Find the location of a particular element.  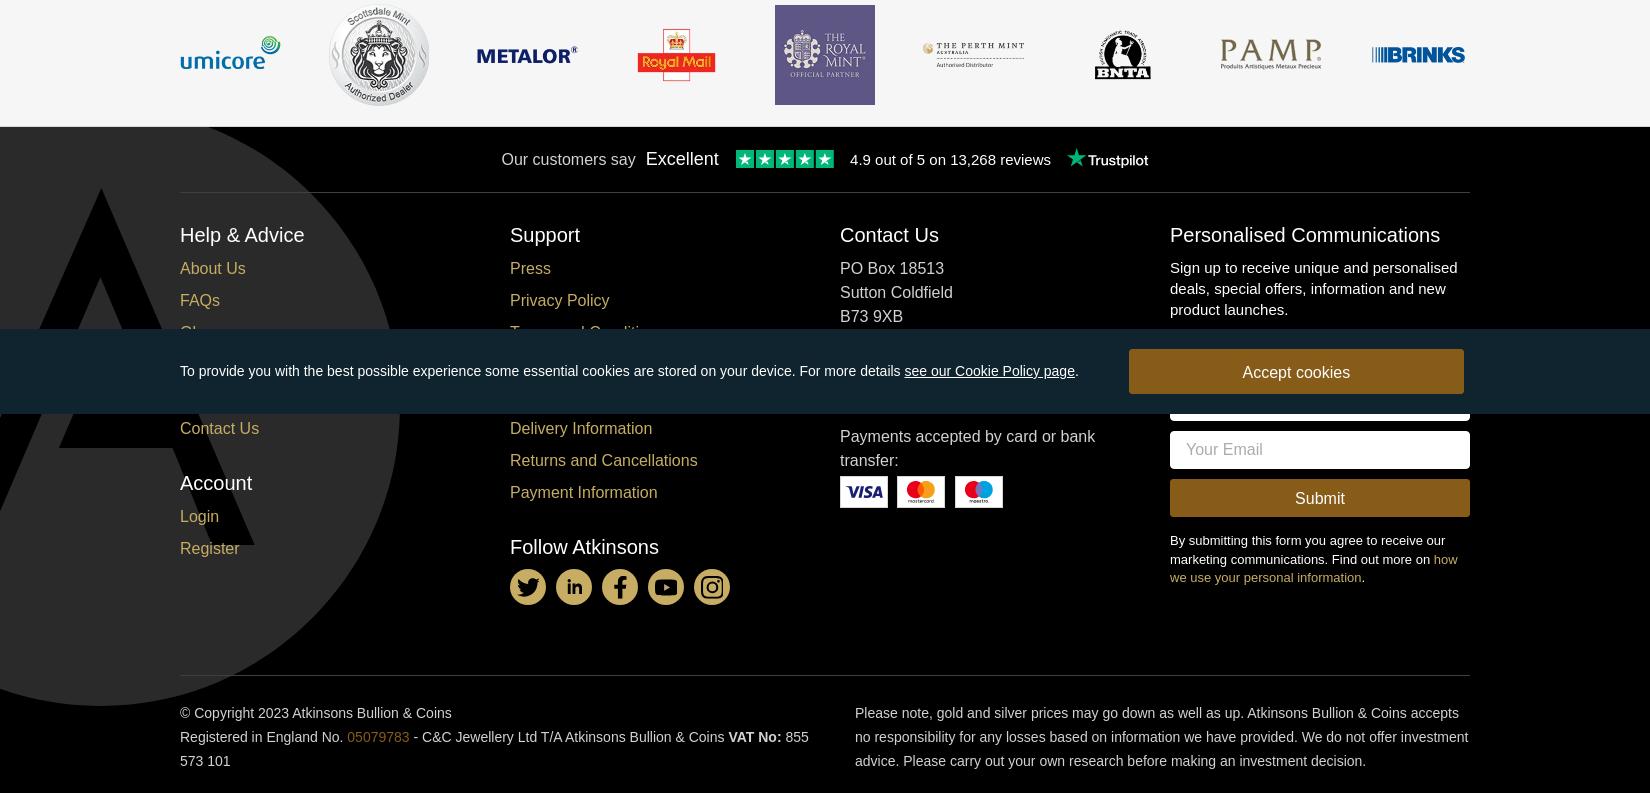

'- C&C Jewellery Ltd T/A Atkinsons Bullion & Coins' is located at coordinates (409, 736).